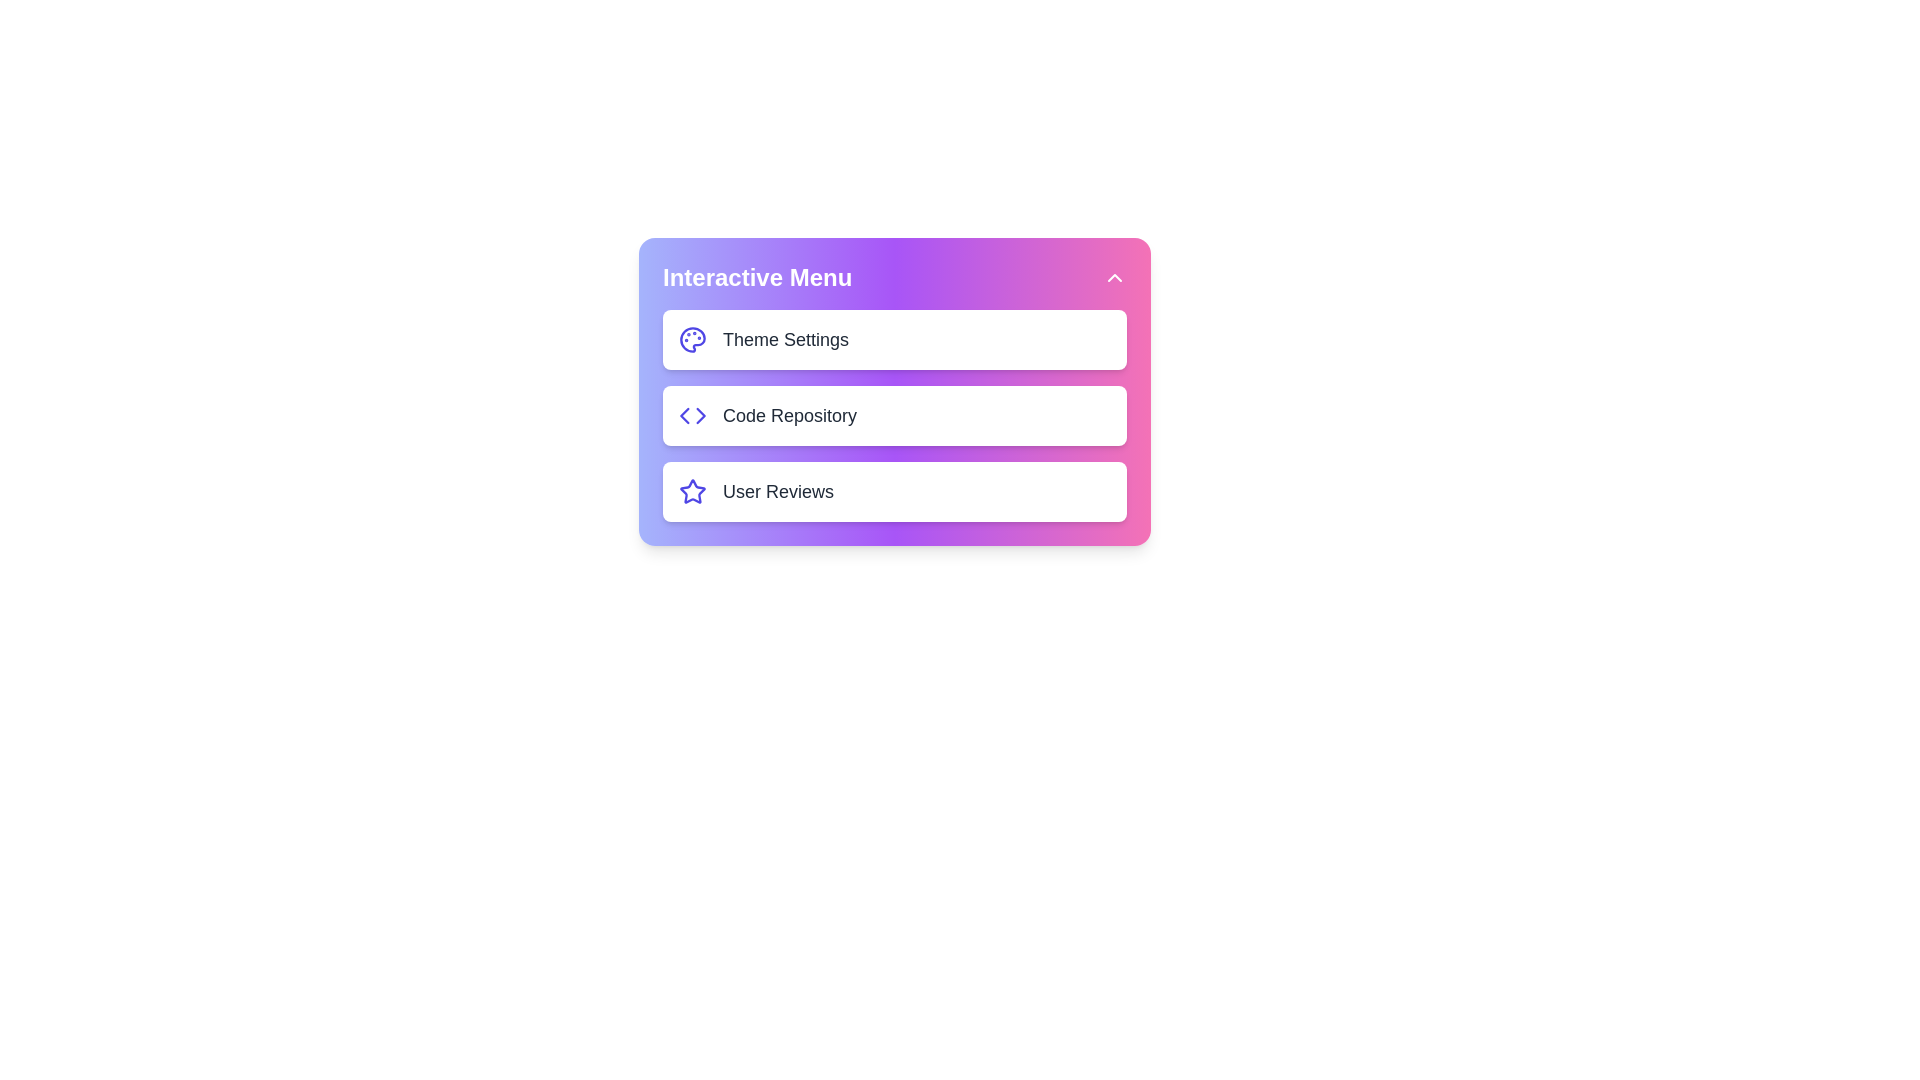 The width and height of the screenshot is (1920, 1080). What do you see at coordinates (893, 338) in the screenshot?
I see `the menu item Theme Settings by clicking on it` at bounding box center [893, 338].